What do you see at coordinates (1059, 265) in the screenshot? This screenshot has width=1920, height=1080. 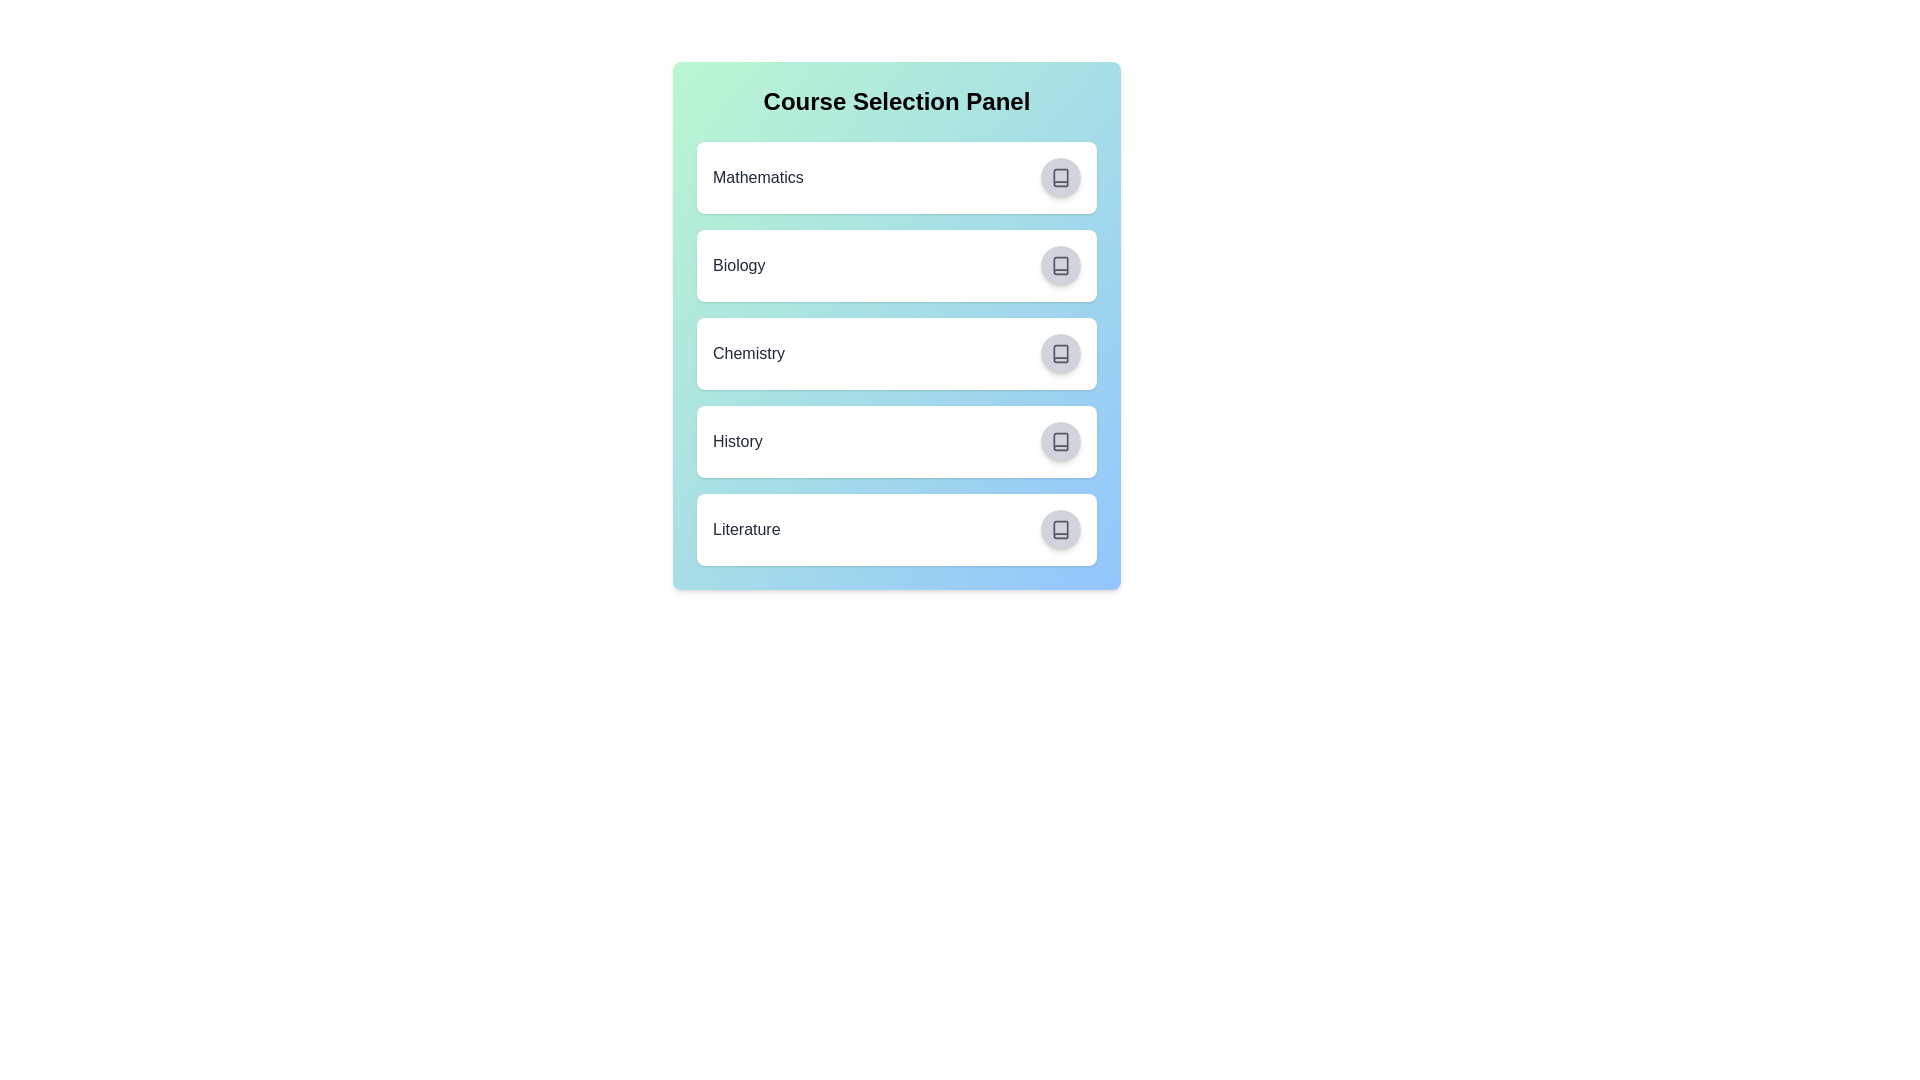 I see `the course Biology by clicking its associated button` at bounding box center [1059, 265].